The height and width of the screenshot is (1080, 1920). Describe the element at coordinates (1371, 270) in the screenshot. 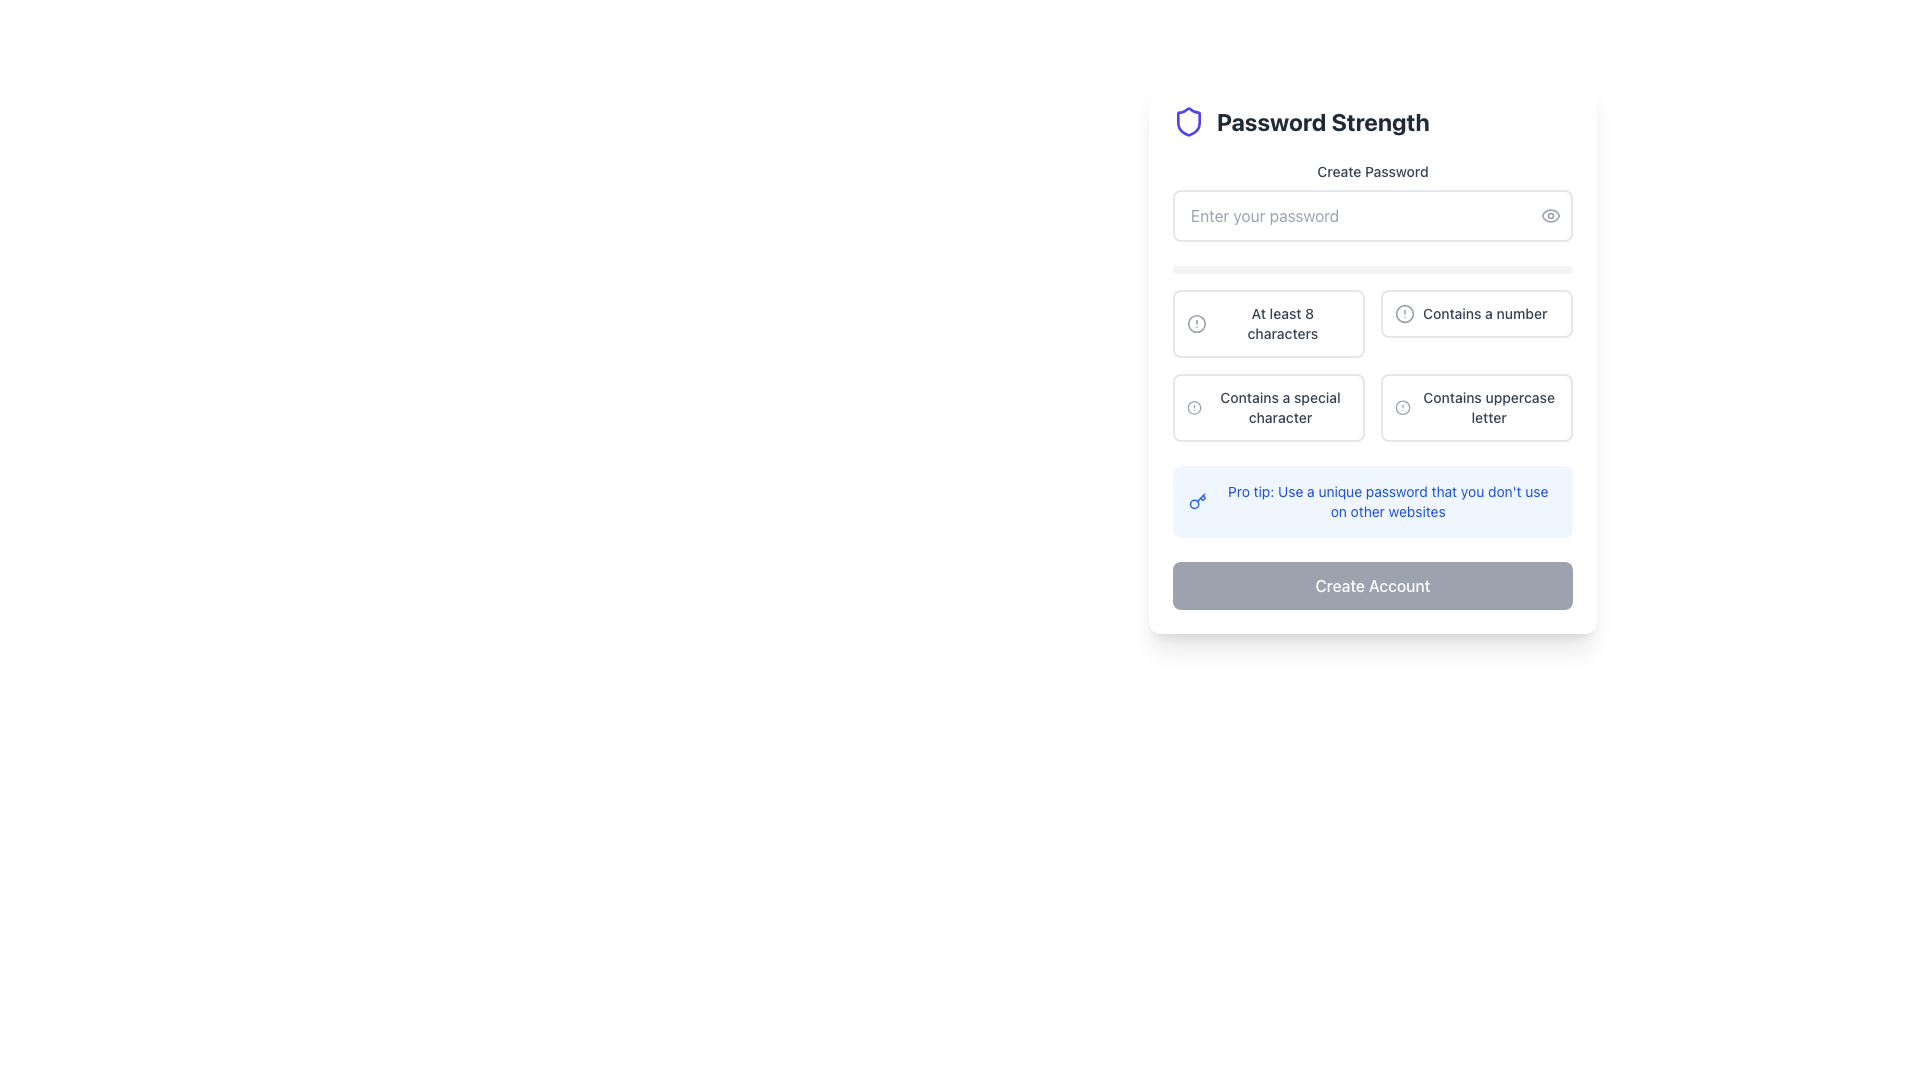

I see `the horizontal progress bar located below the 'Enter your password' input field, which has a light gray background and no progress shown` at that location.